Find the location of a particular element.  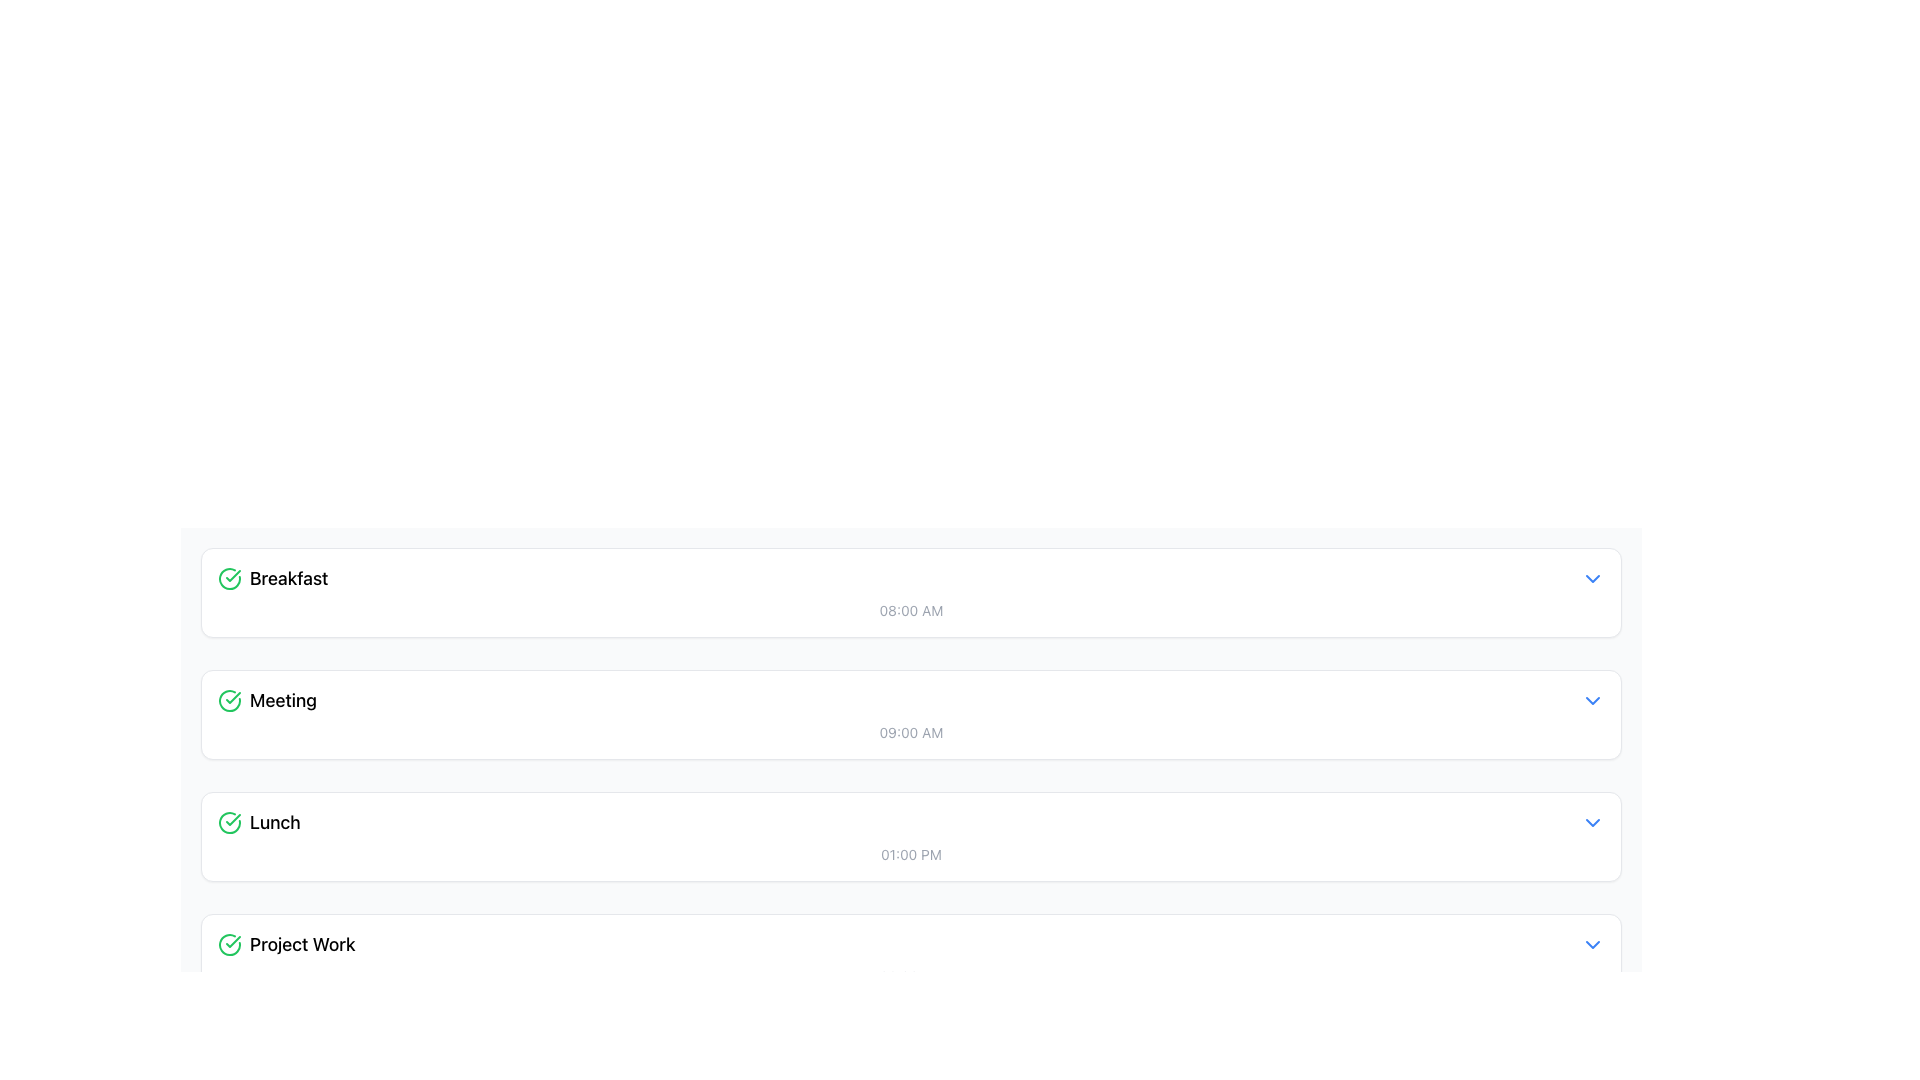

the Dropdown trigger button located at the far right of the 'Project Work' row is located at coordinates (1592, 945).